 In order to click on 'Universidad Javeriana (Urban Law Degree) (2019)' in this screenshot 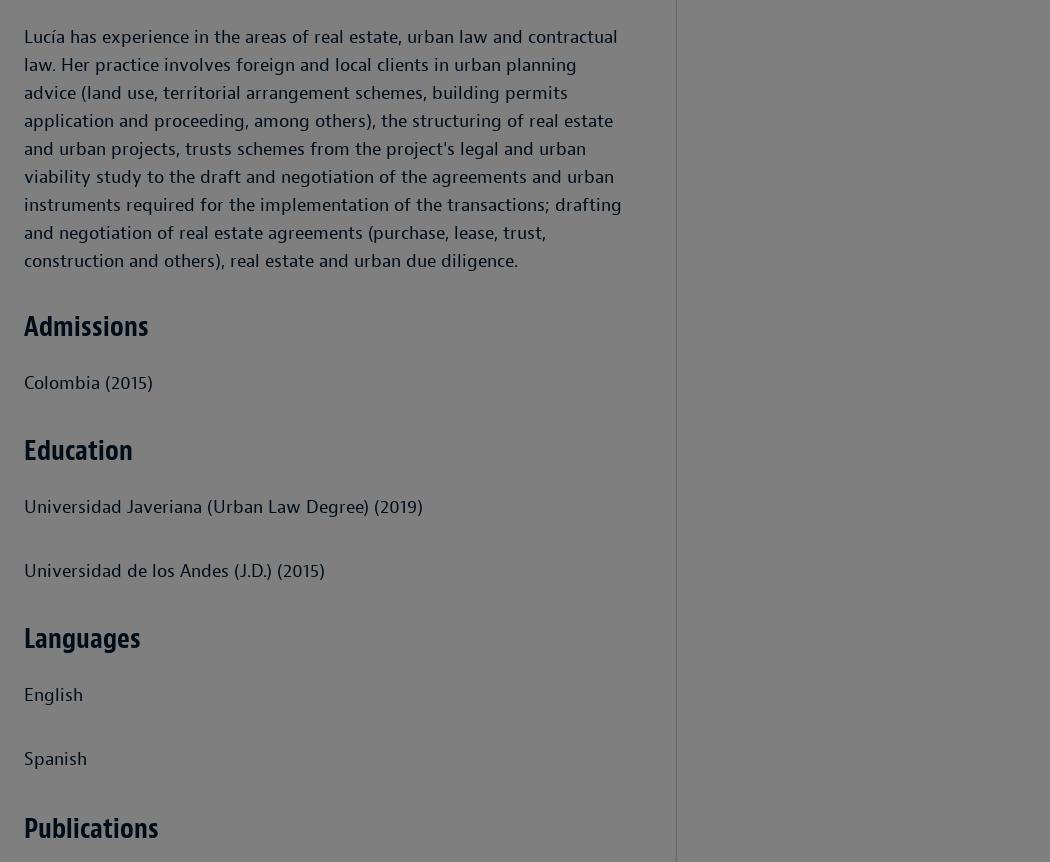, I will do `click(24, 506)`.